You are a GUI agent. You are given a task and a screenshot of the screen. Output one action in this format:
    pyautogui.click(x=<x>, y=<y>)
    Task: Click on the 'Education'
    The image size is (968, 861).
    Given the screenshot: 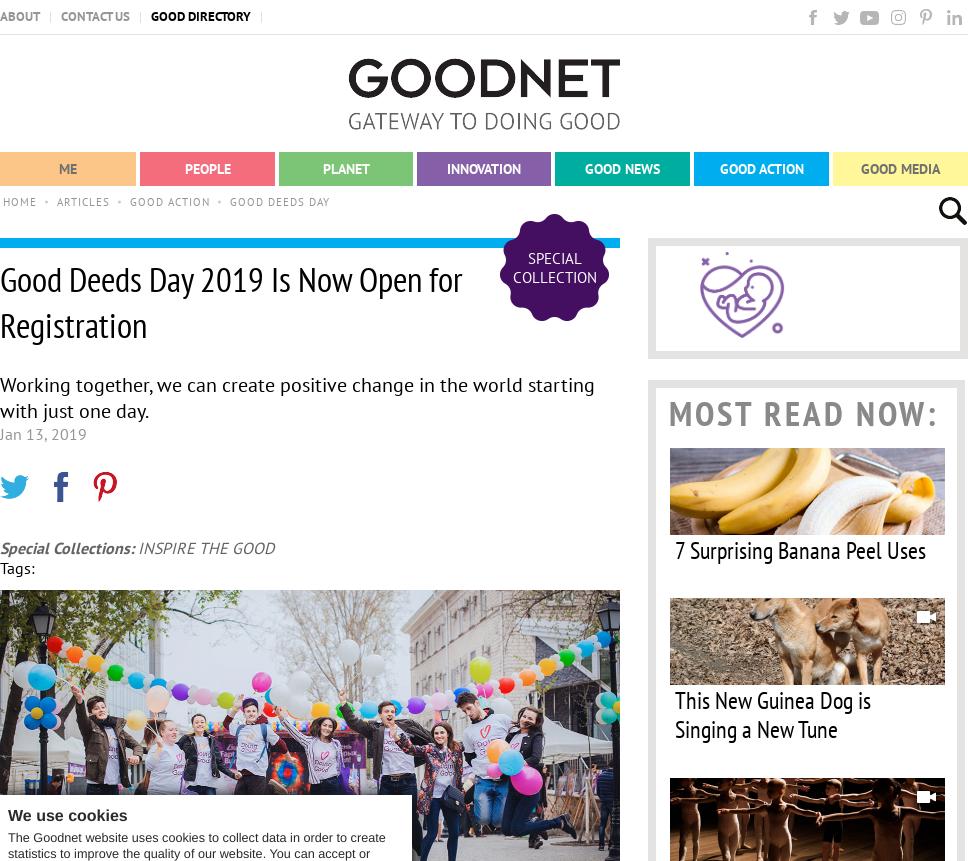 What is the action you would take?
    pyautogui.click(x=474, y=264)
    